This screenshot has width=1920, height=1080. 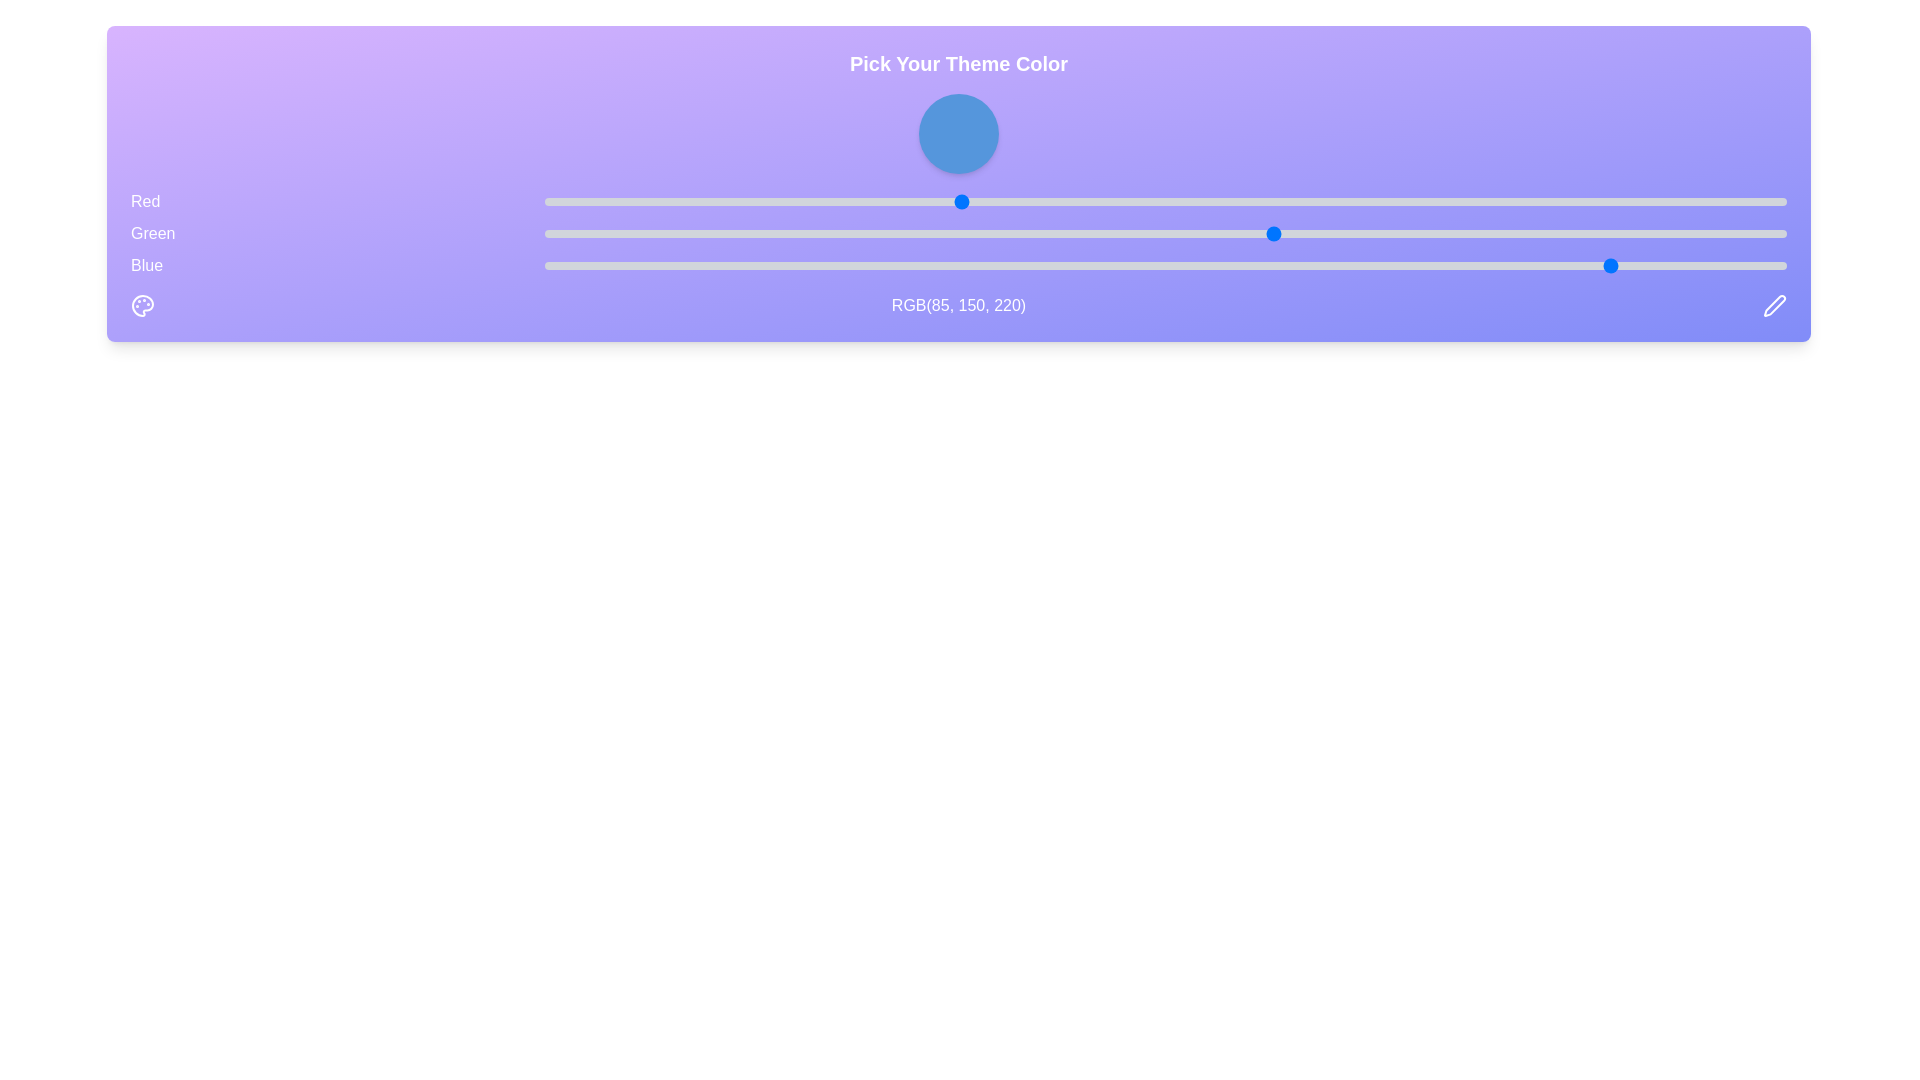 I want to click on the 'red' color intensity, so click(x=1230, y=201).